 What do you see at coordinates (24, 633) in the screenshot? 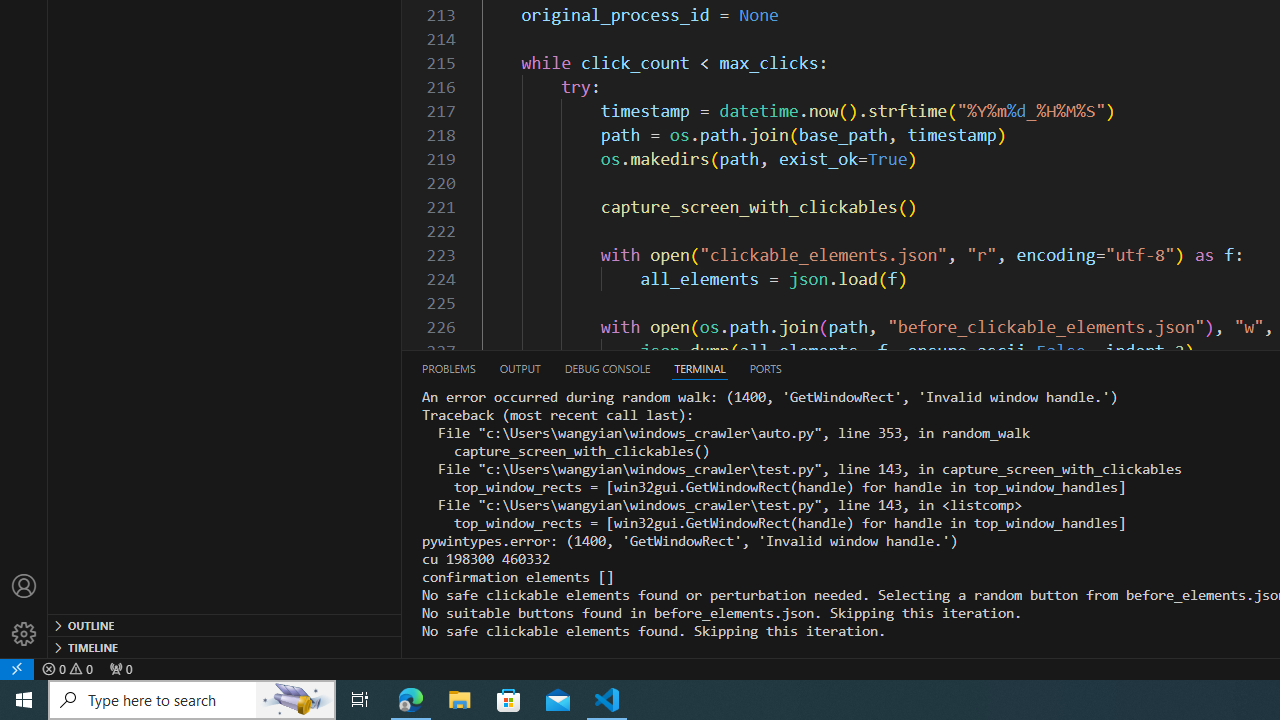
I see `'Manage'` at bounding box center [24, 633].